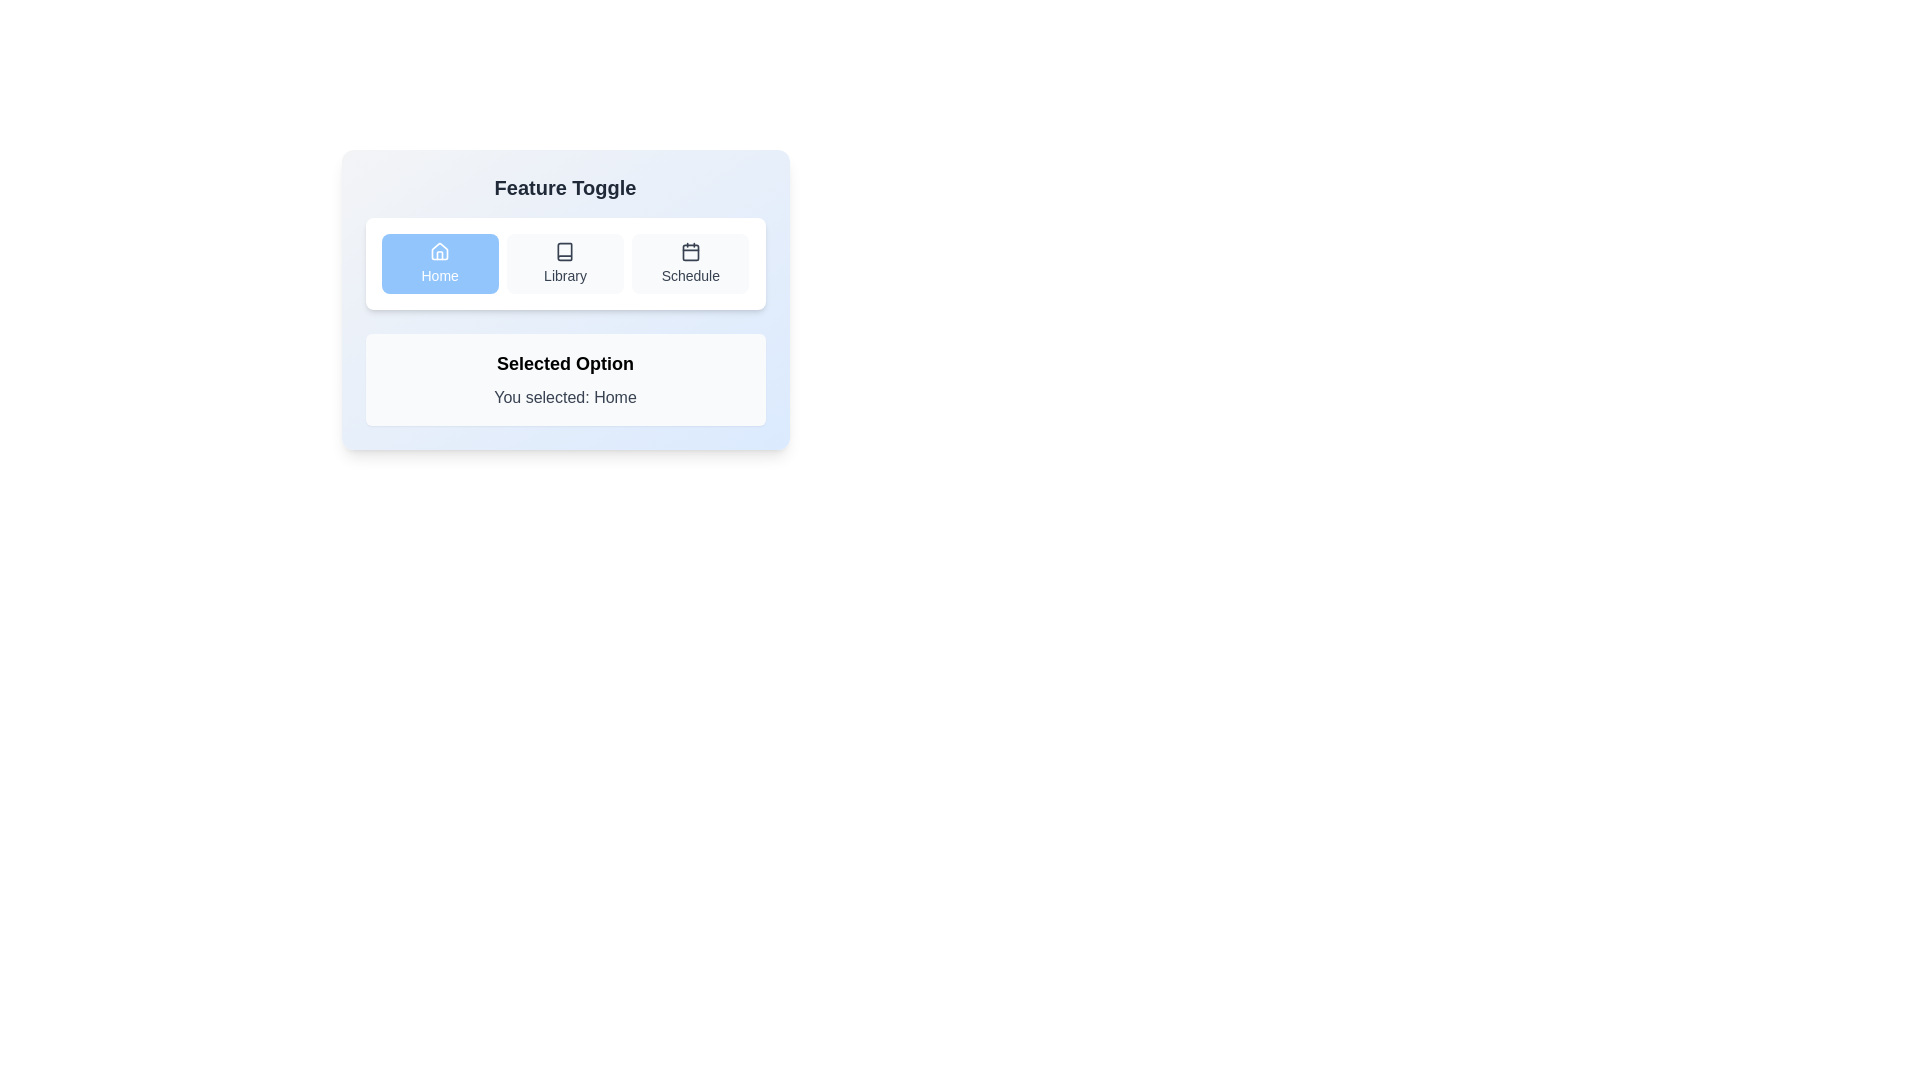 The height and width of the screenshot is (1080, 1920). Describe the element at coordinates (564, 250) in the screenshot. I see `the 'Library' icon in the middle section of the toggle interface` at that location.